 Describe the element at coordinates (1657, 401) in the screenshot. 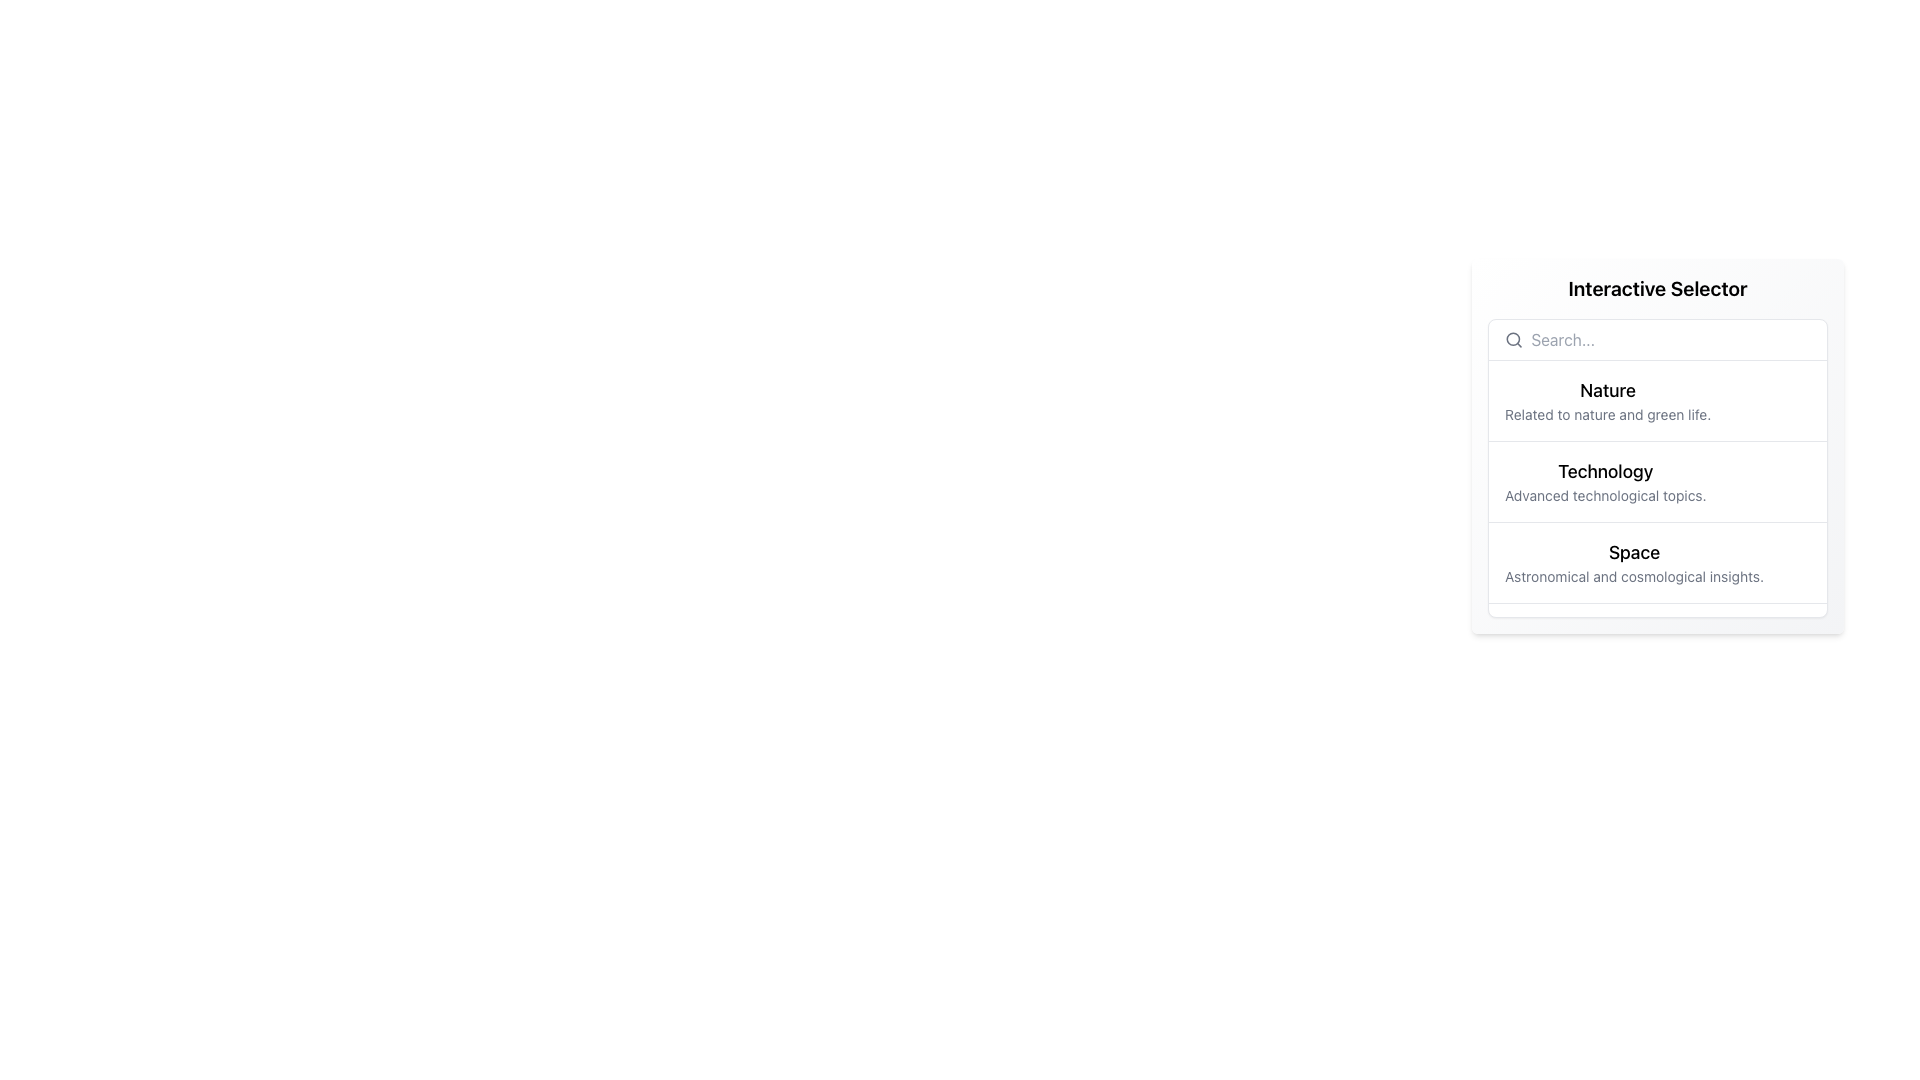

I see `the first selectable option labeled 'Nature' in the vertically arranged list under the heading 'Interactive Selector' to trigger a visual response` at that location.